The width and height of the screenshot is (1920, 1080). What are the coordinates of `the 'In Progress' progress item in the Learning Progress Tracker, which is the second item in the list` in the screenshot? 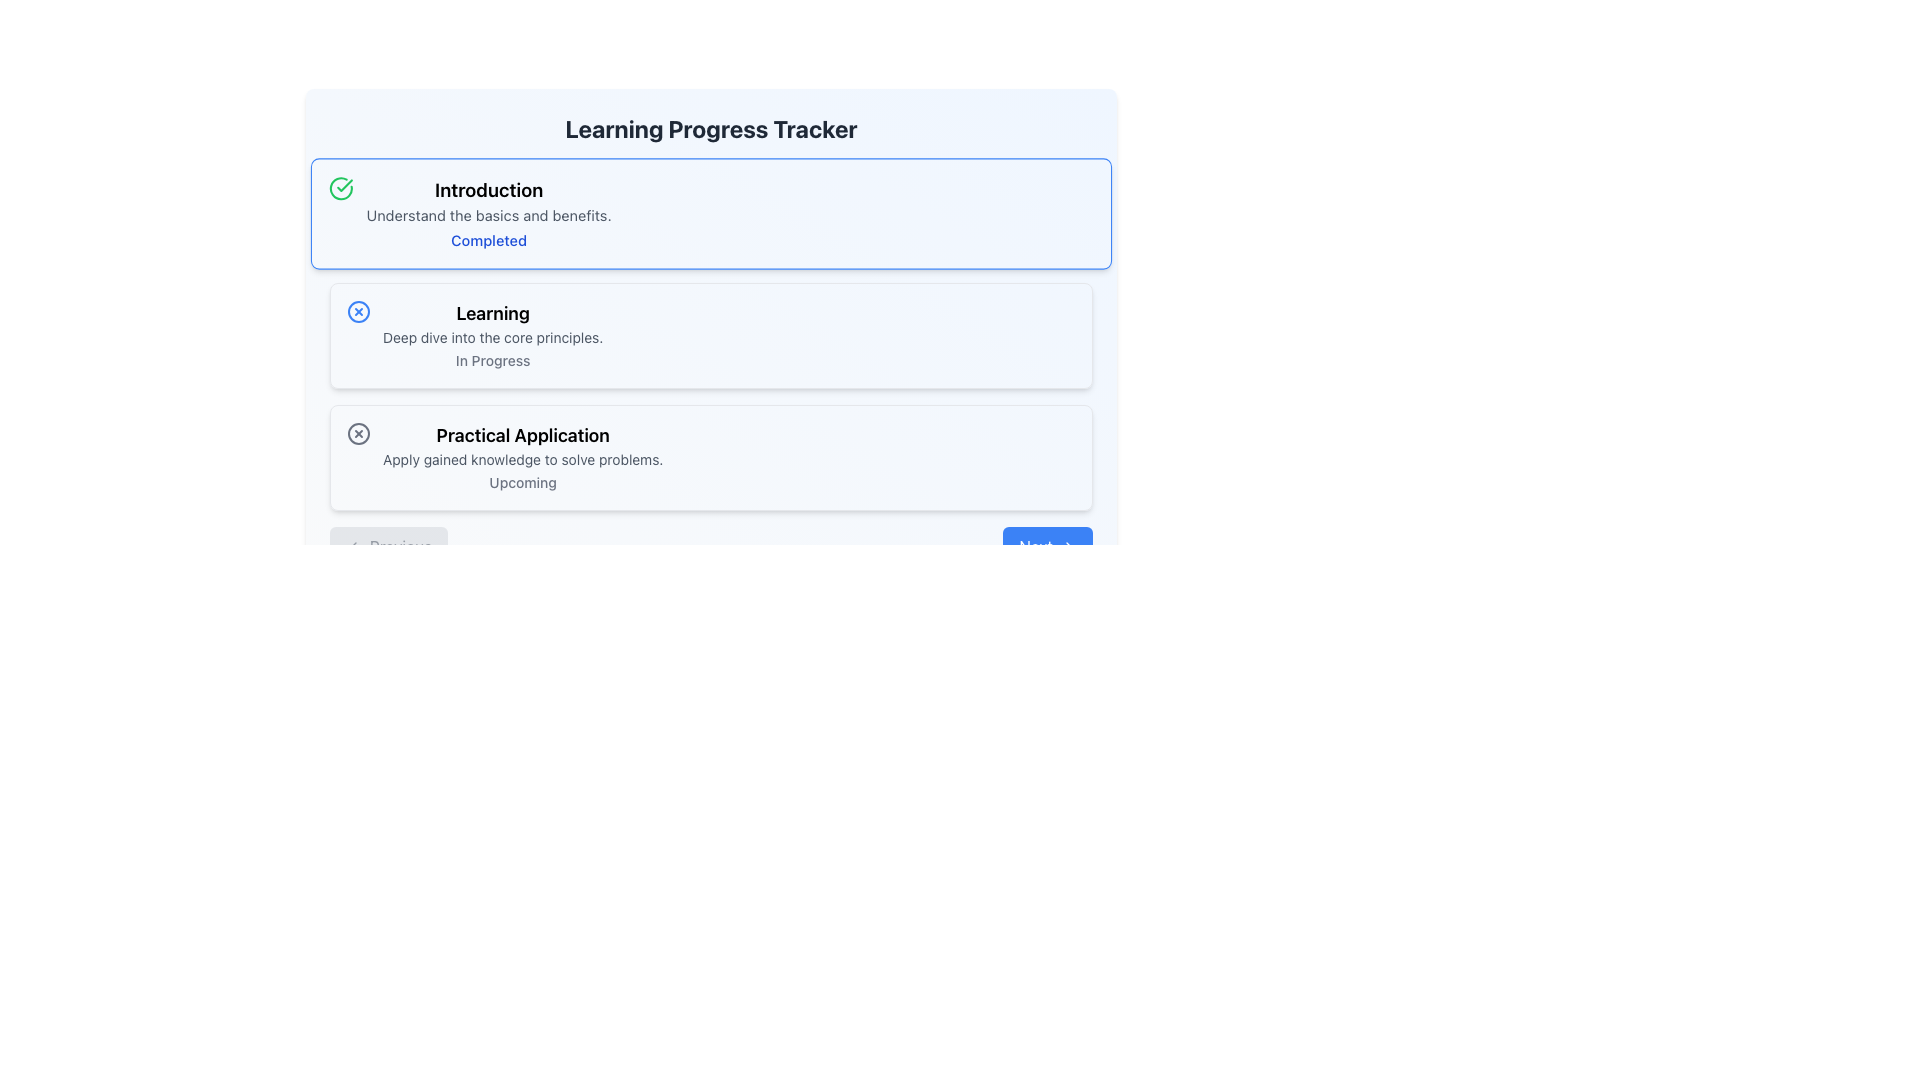 It's located at (711, 338).